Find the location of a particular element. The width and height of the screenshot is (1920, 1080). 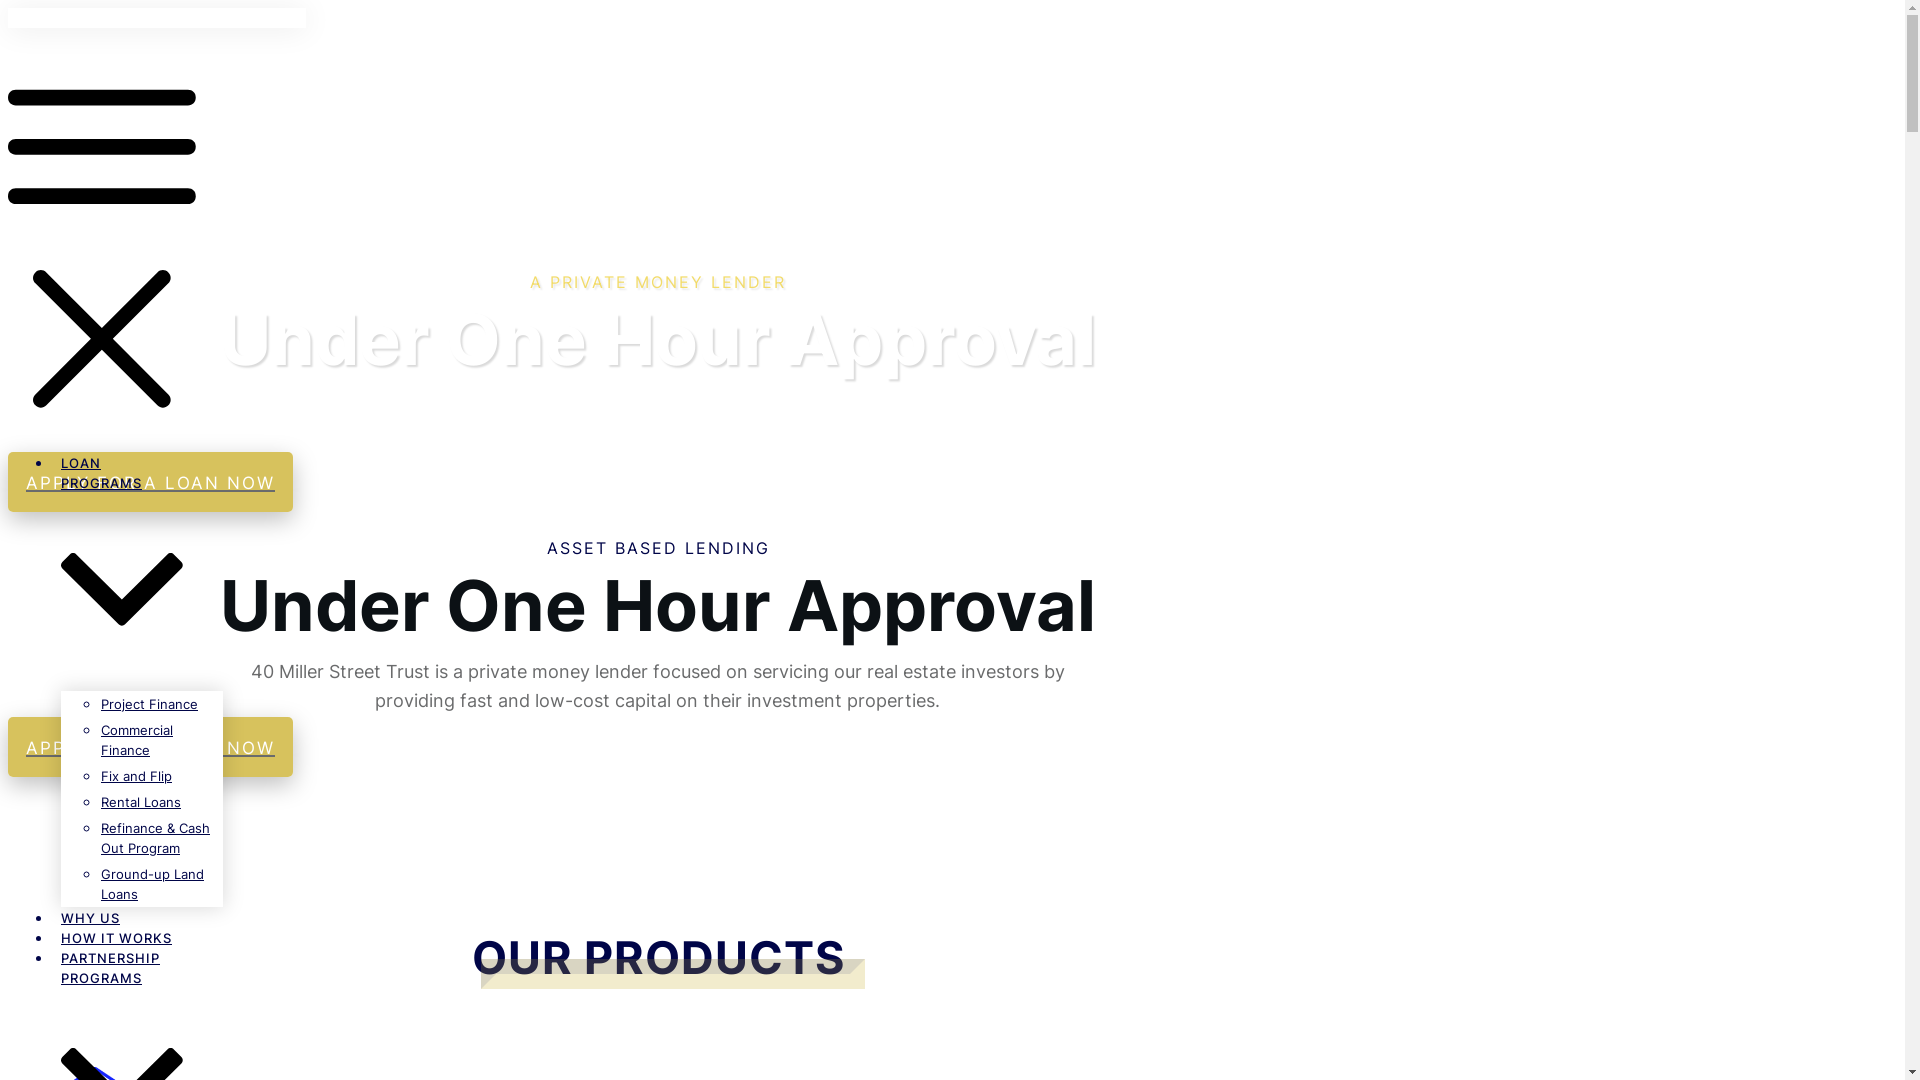

'Ground-up Land Loans' is located at coordinates (151, 882).